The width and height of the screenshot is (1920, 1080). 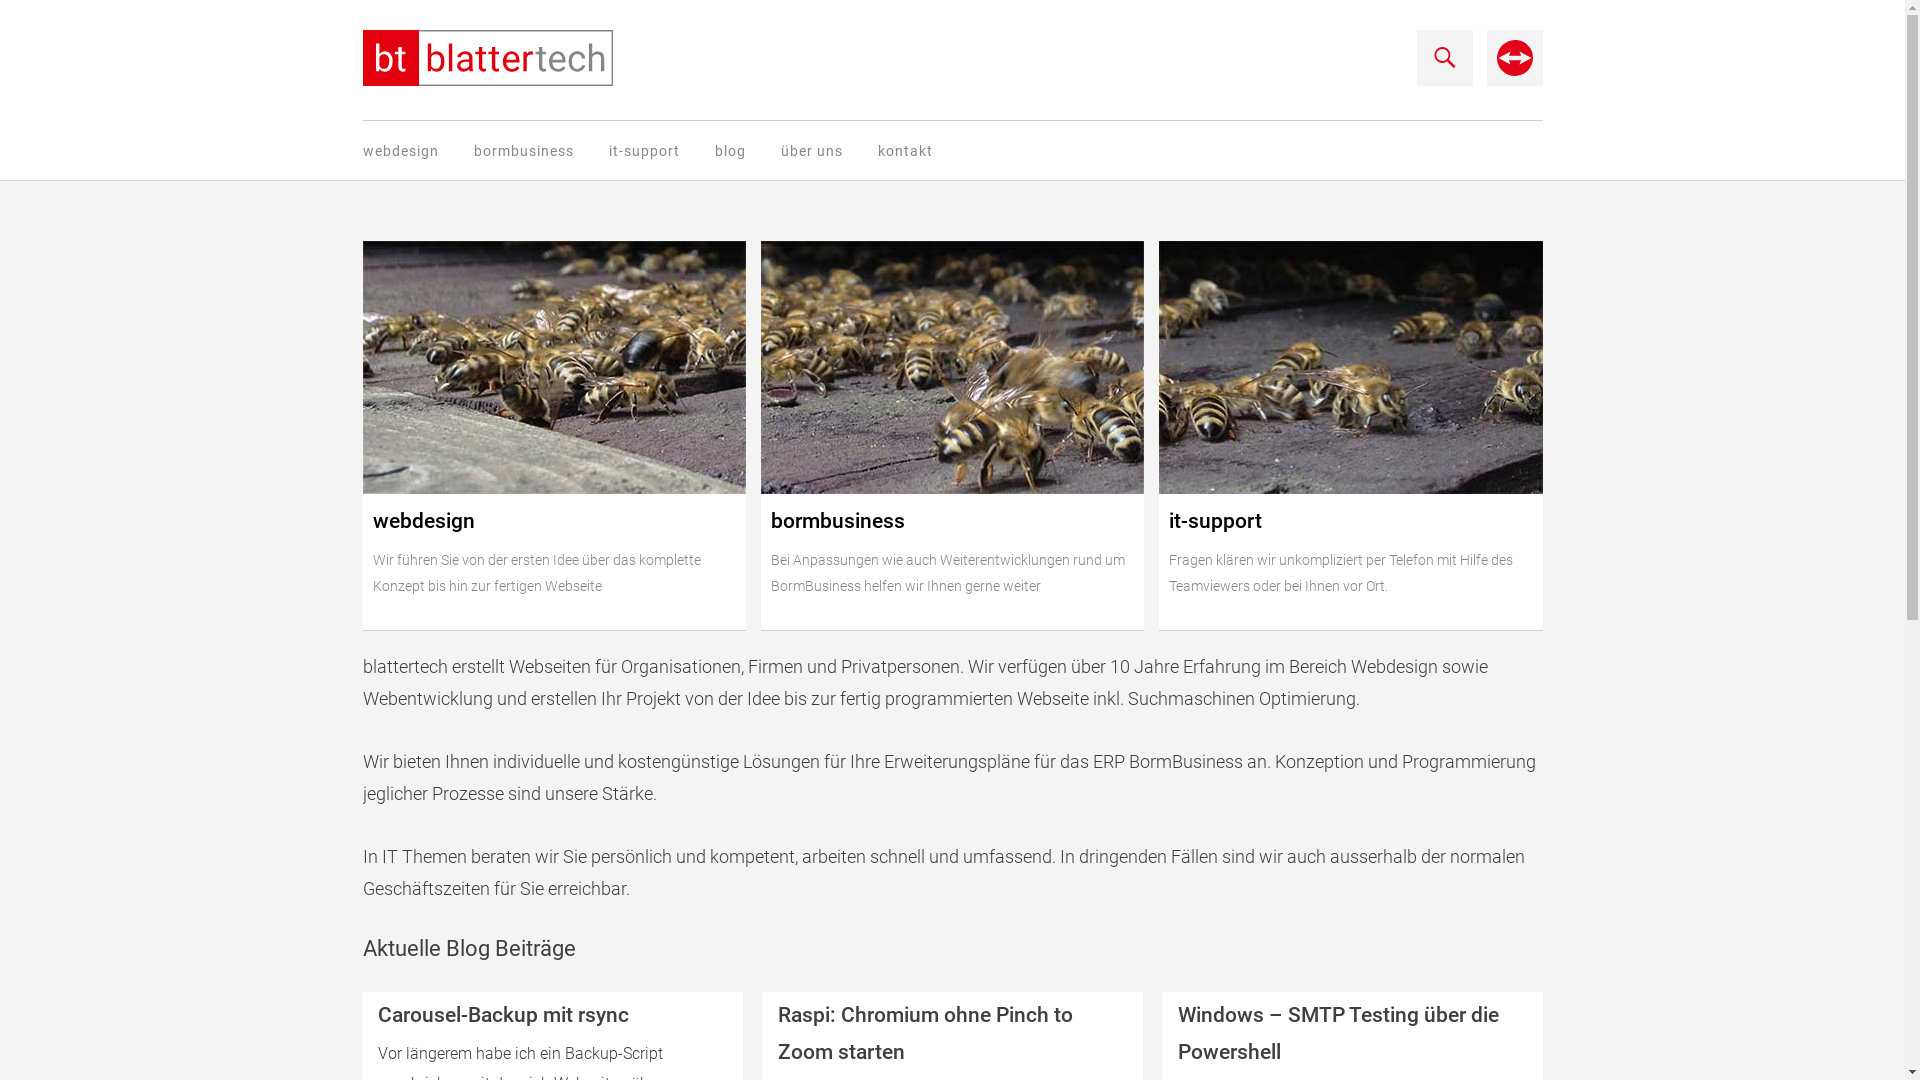 I want to click on 'Carousel-Backup mit rsync', so click(x=552, y=1015).